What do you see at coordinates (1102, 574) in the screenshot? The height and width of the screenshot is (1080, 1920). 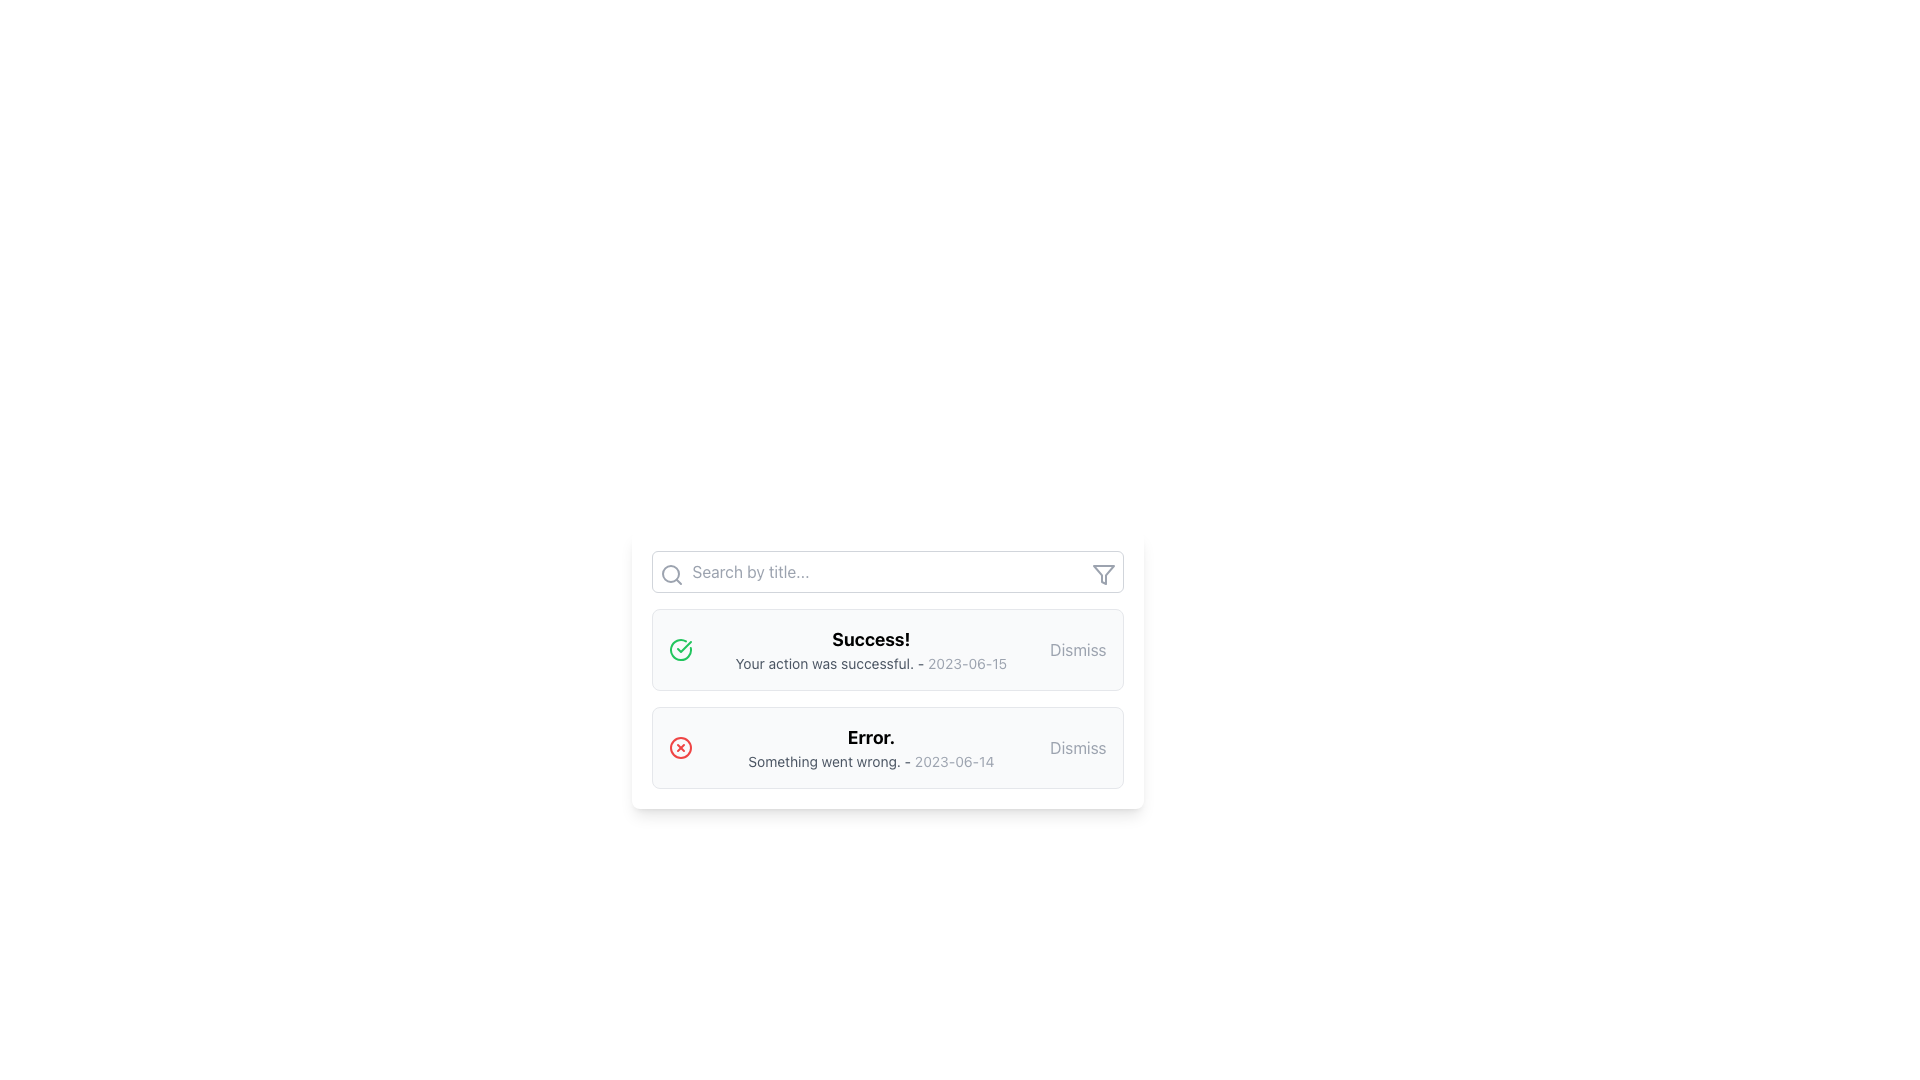 I see `the filter icon button, which is a thin-bordered triangle shape resembling a funnel, located at the rightmost edge of the search bar` at bounding box center [1102, 574].